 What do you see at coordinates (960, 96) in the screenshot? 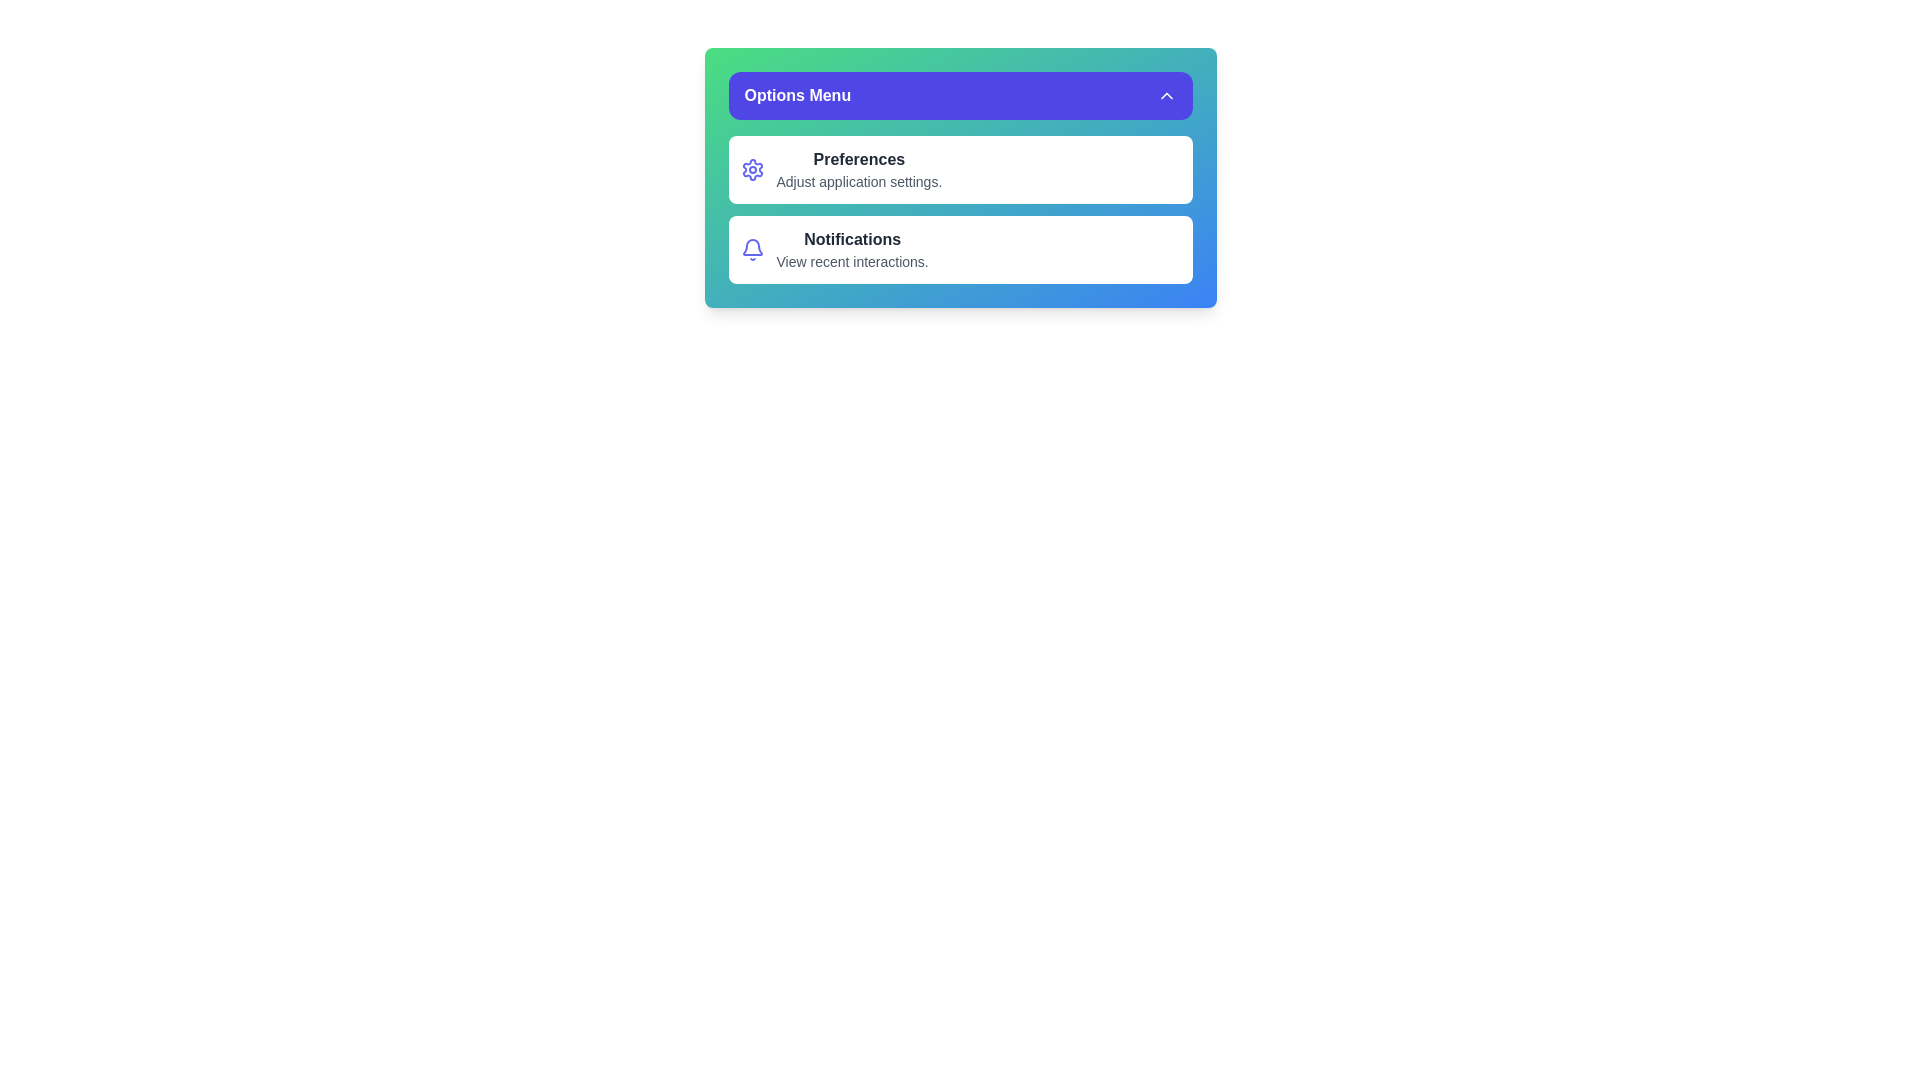
I see `the 'Options Menu' button to toggle the menu expansion` at bounding box center [960, 96].